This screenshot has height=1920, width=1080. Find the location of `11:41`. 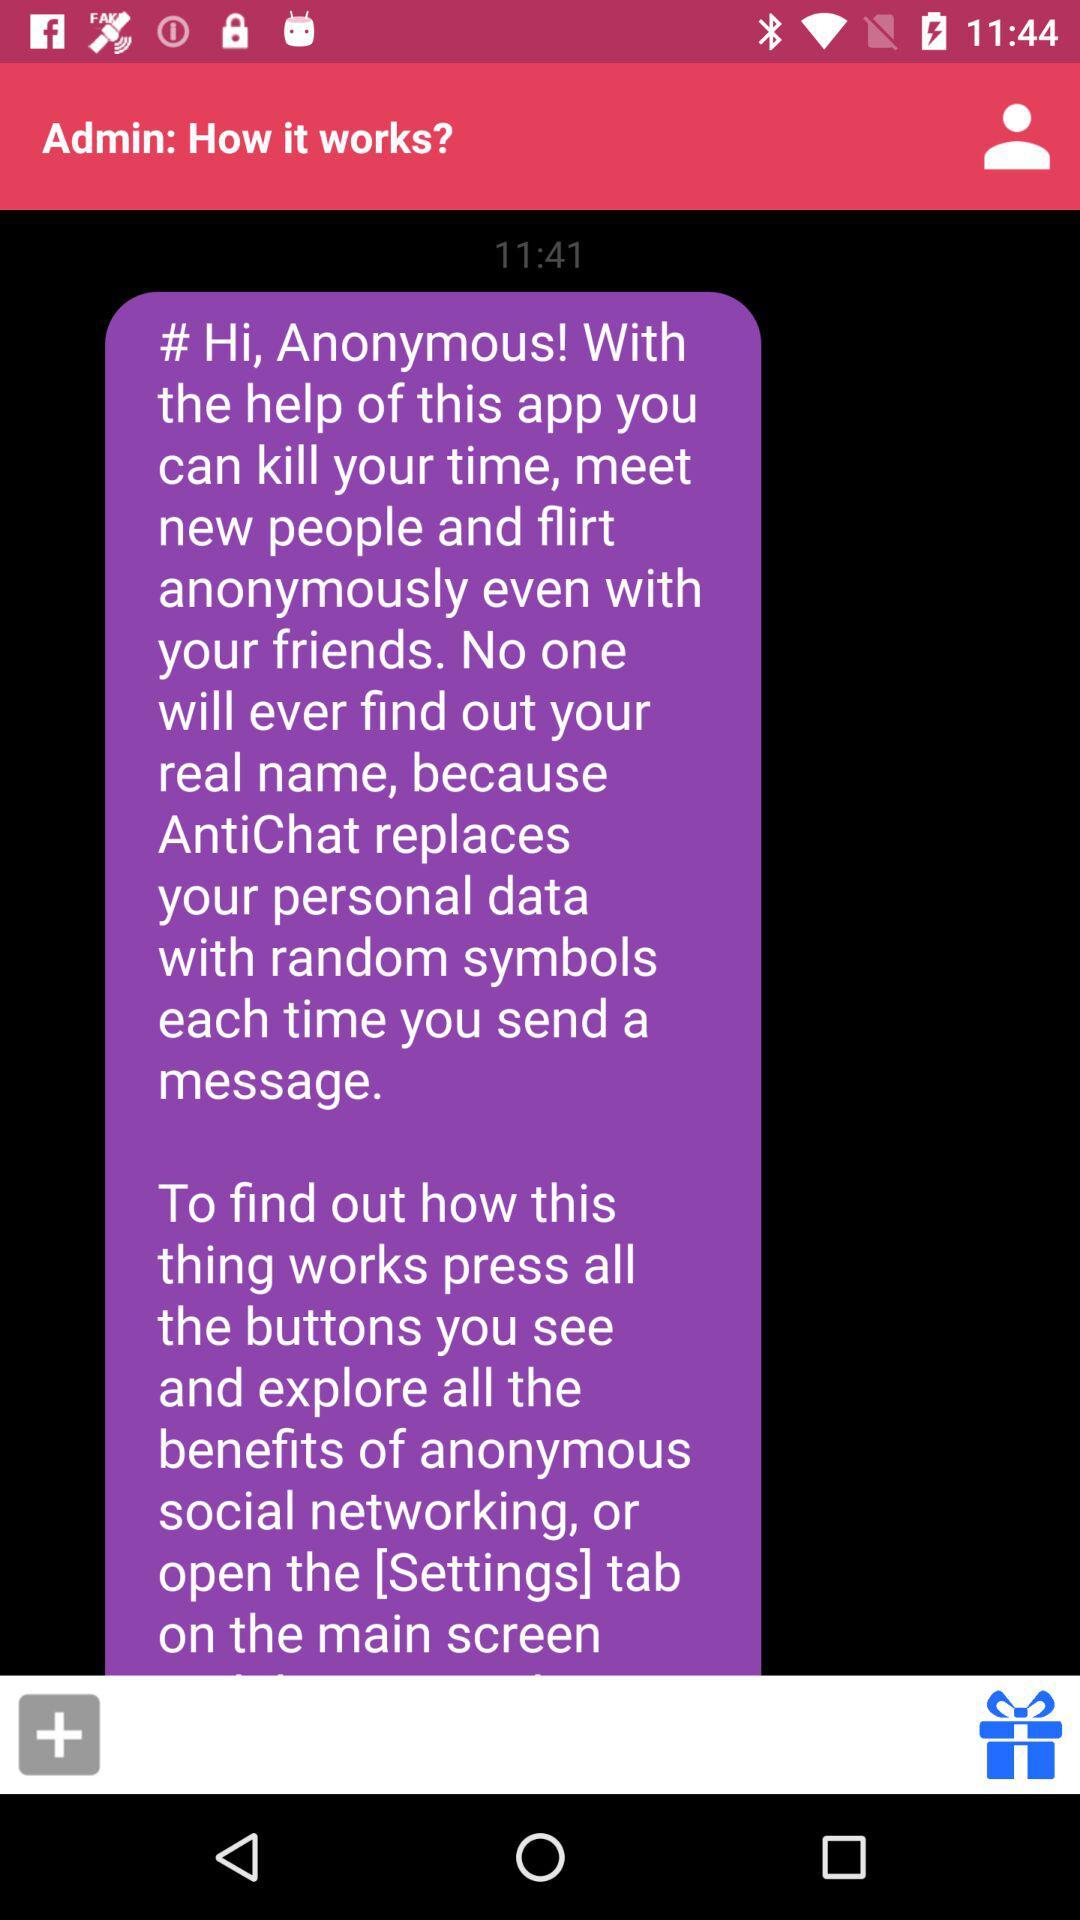

11:41 is located at coordinates (540, 252).